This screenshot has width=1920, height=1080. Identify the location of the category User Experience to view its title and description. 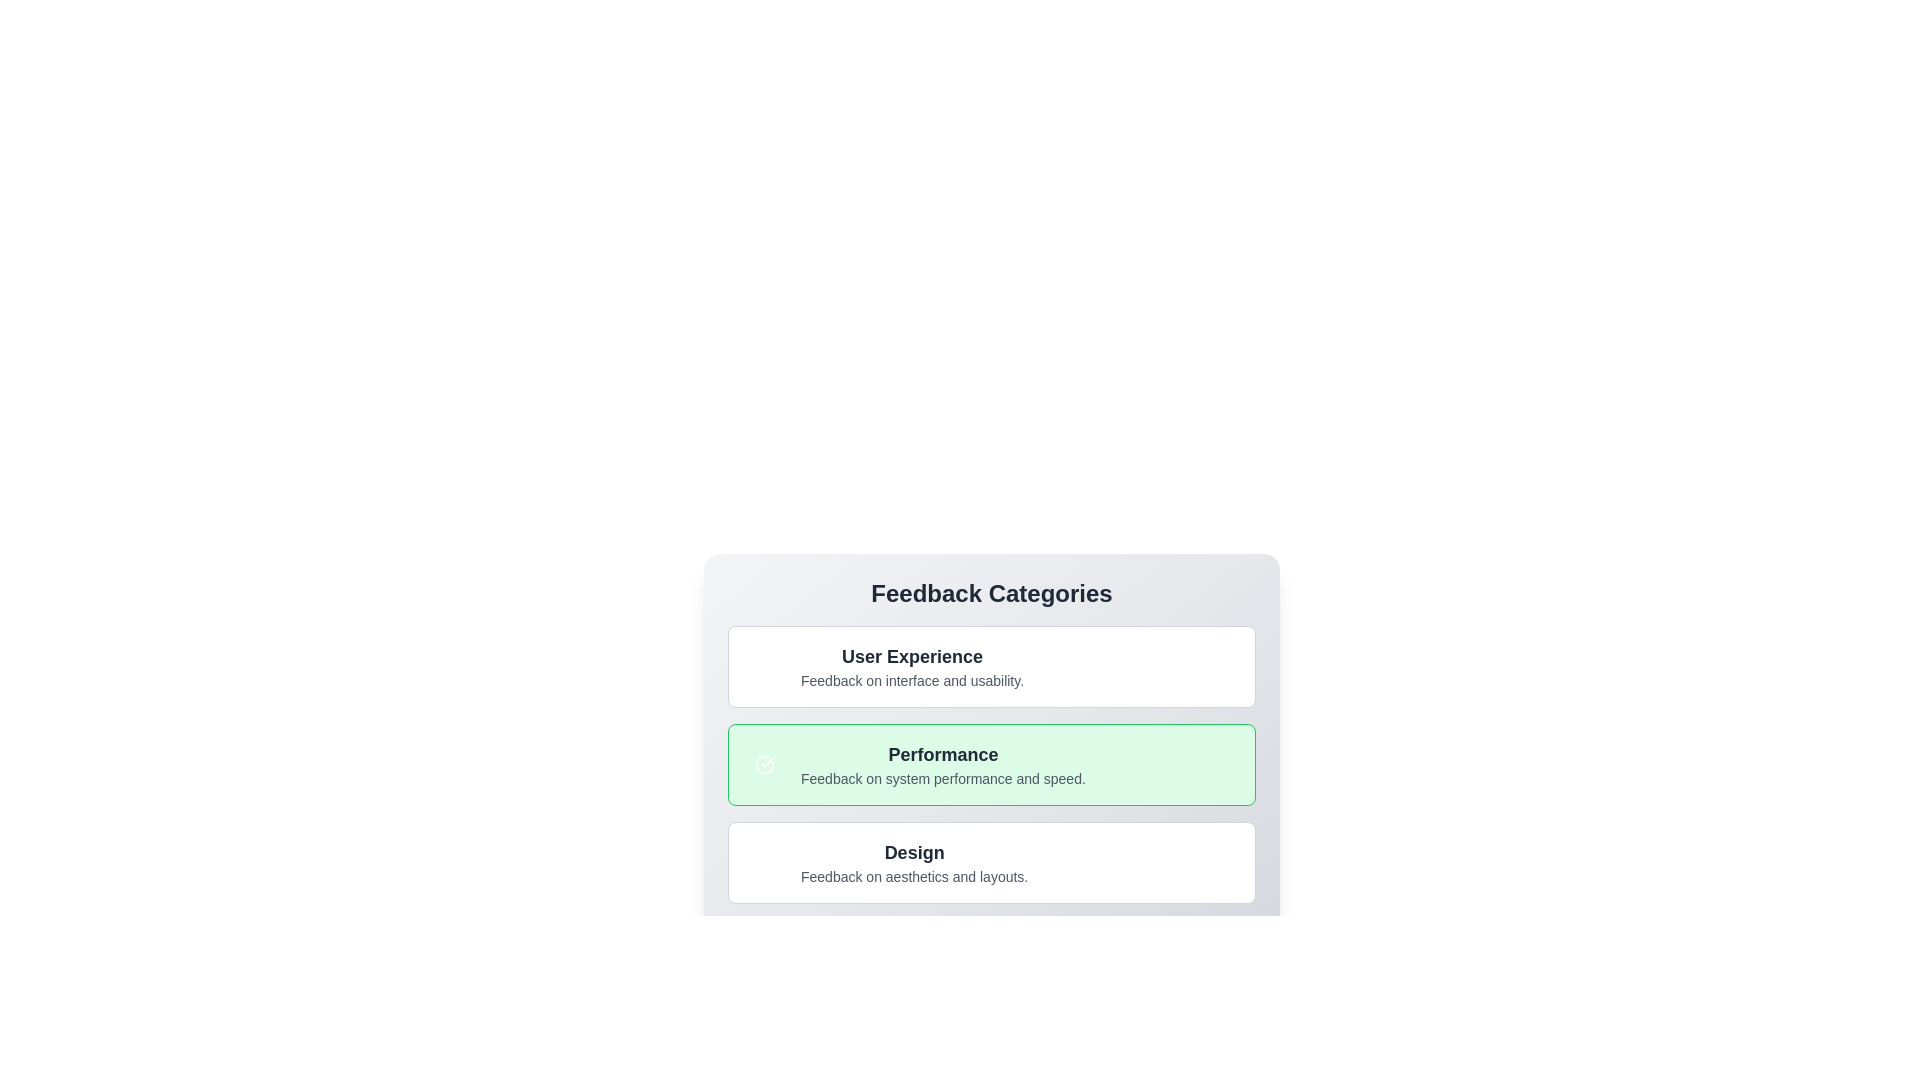
(992, 667).